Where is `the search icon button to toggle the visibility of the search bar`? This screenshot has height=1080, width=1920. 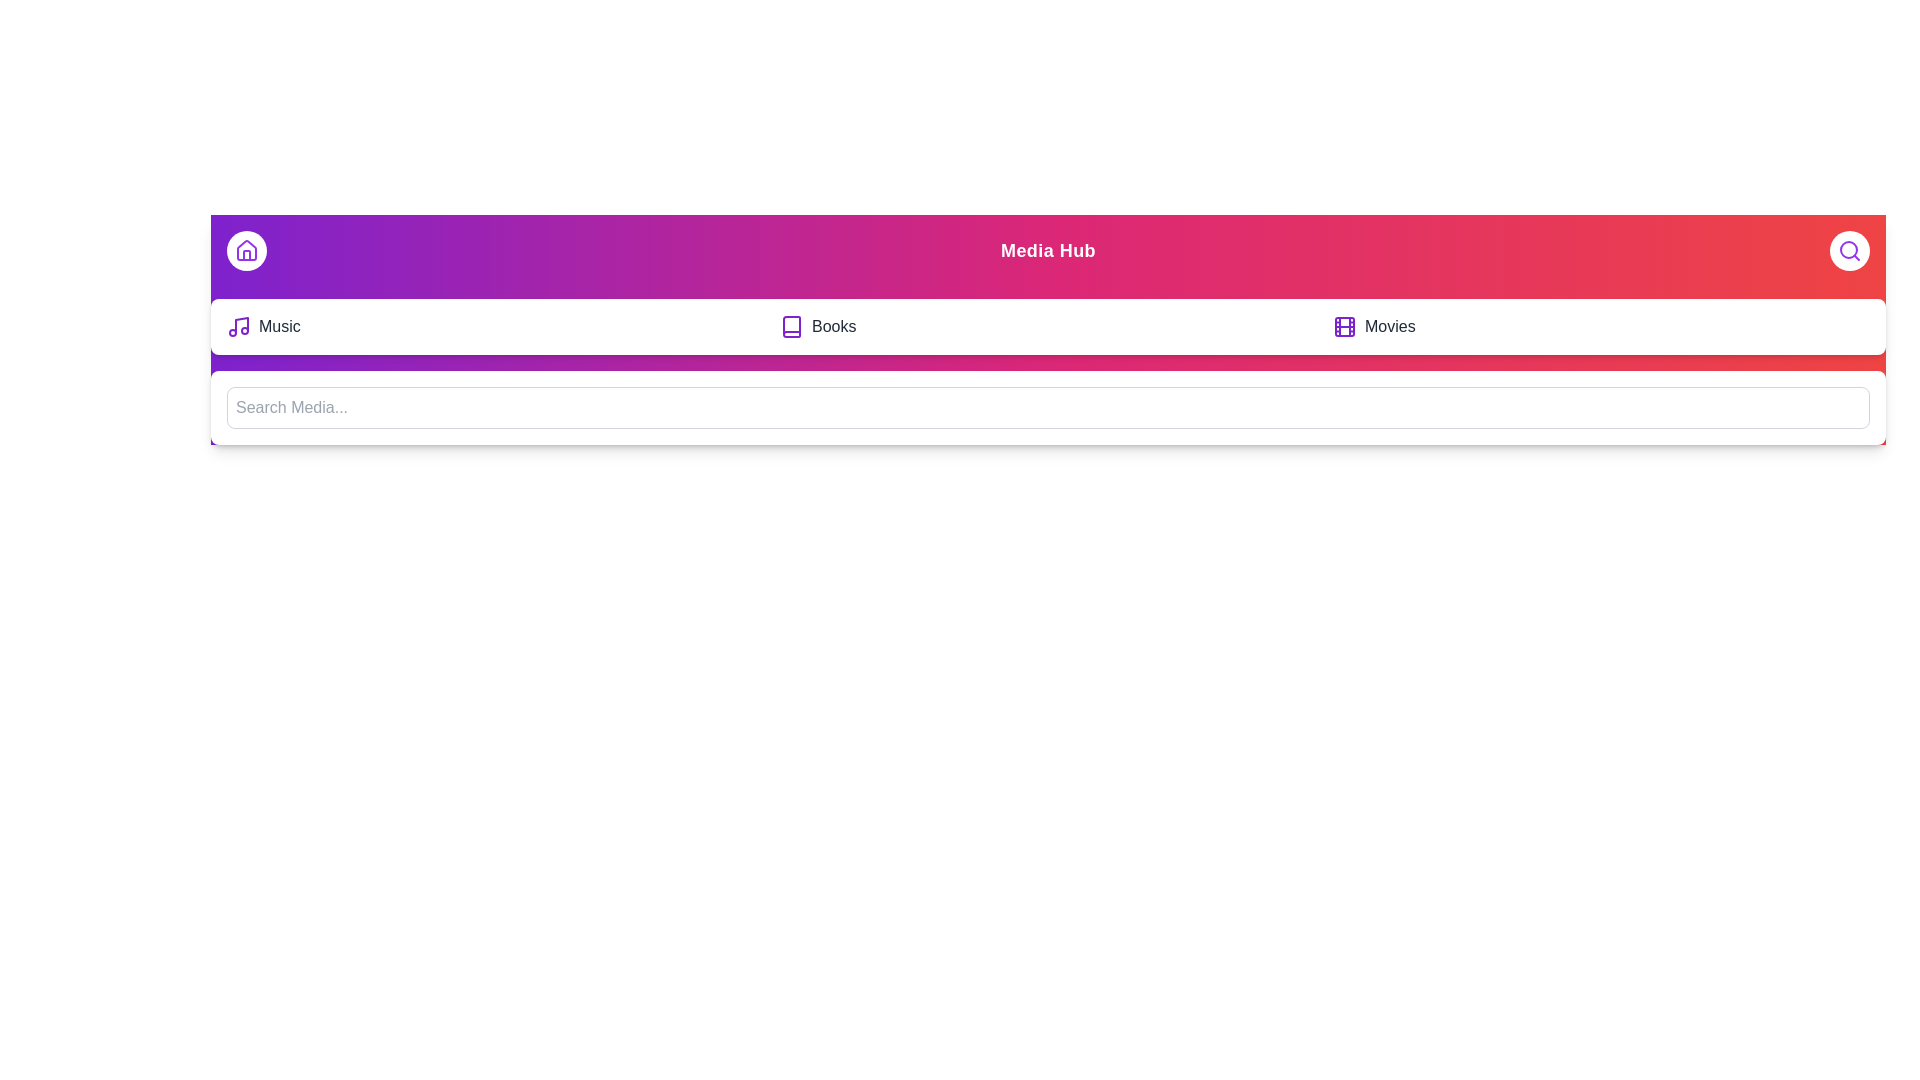
the search icon button to toggle the visibility of the search bar is located at coordinates (1848, 249).